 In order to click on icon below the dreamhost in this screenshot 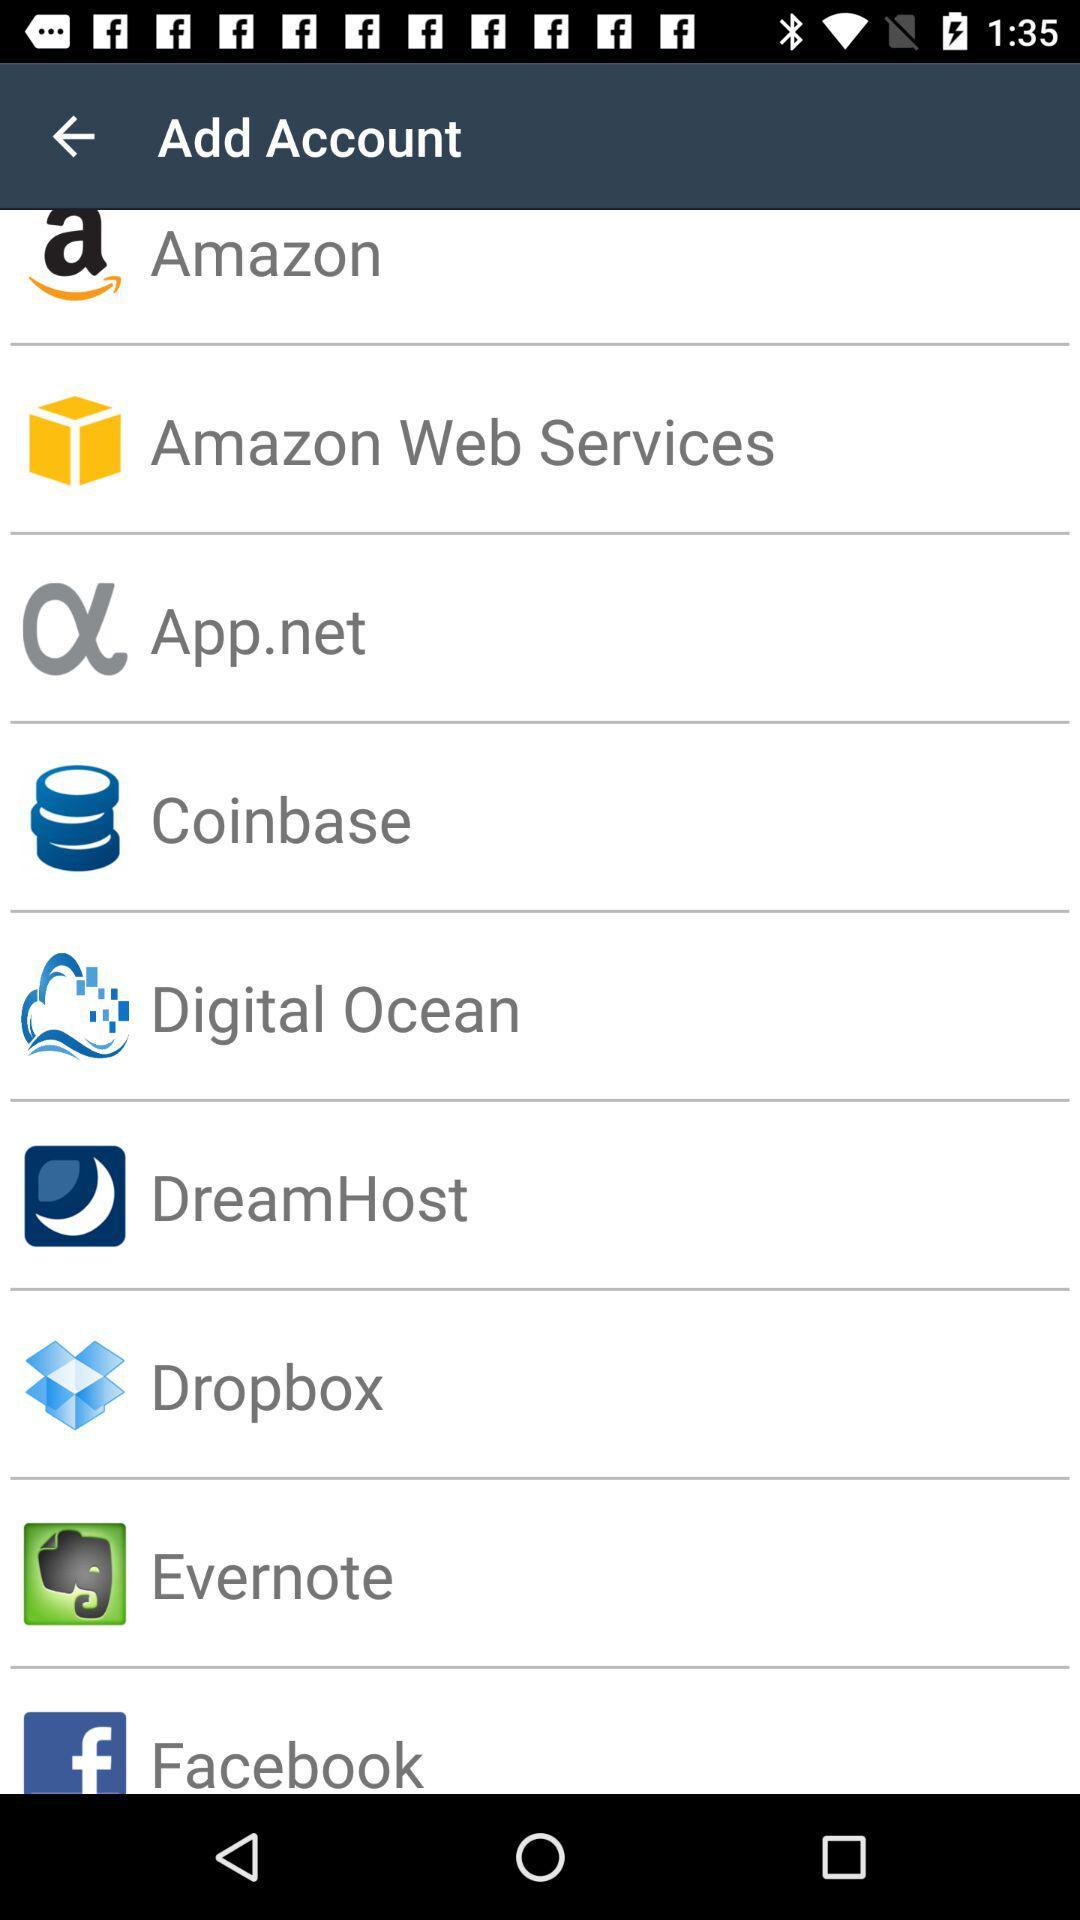, I will do `click(613, 1384)`.